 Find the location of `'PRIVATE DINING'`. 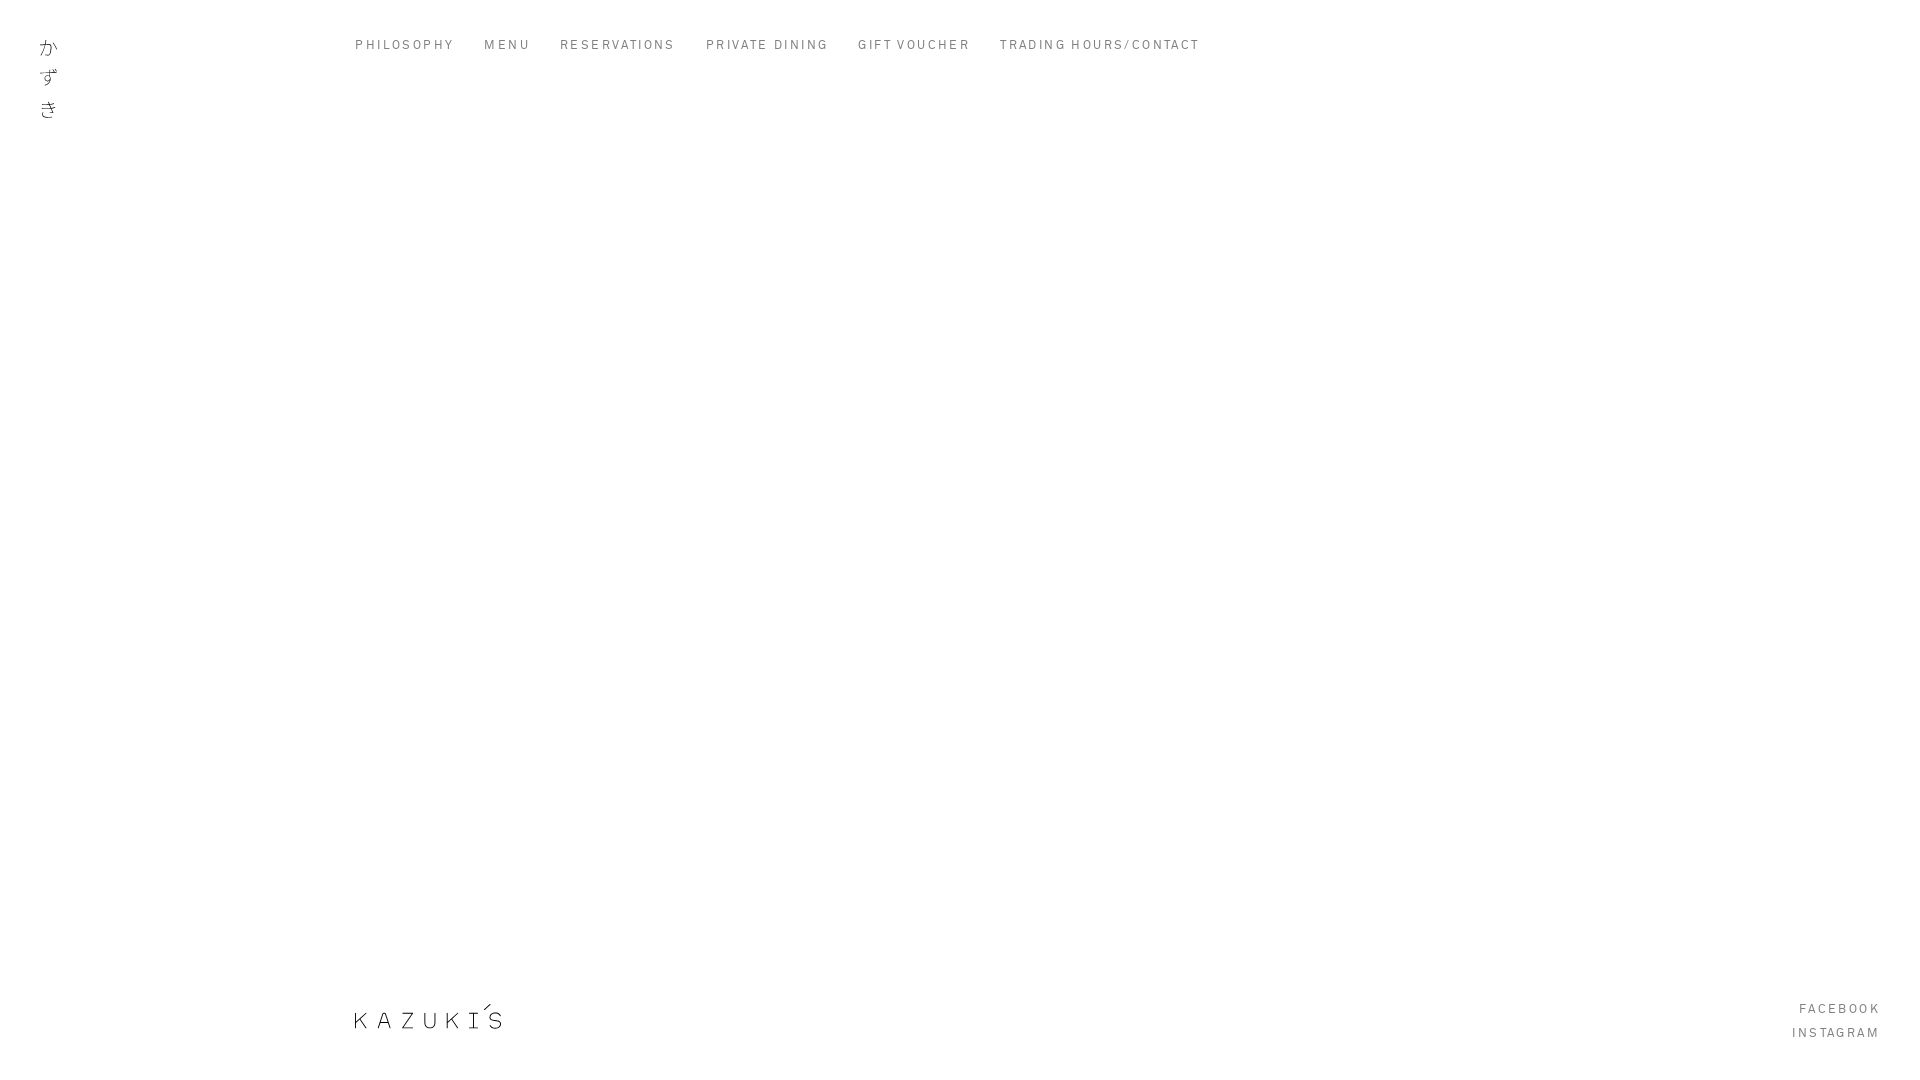

'PRIVATE DINING' is located at coordinates (766, 45).